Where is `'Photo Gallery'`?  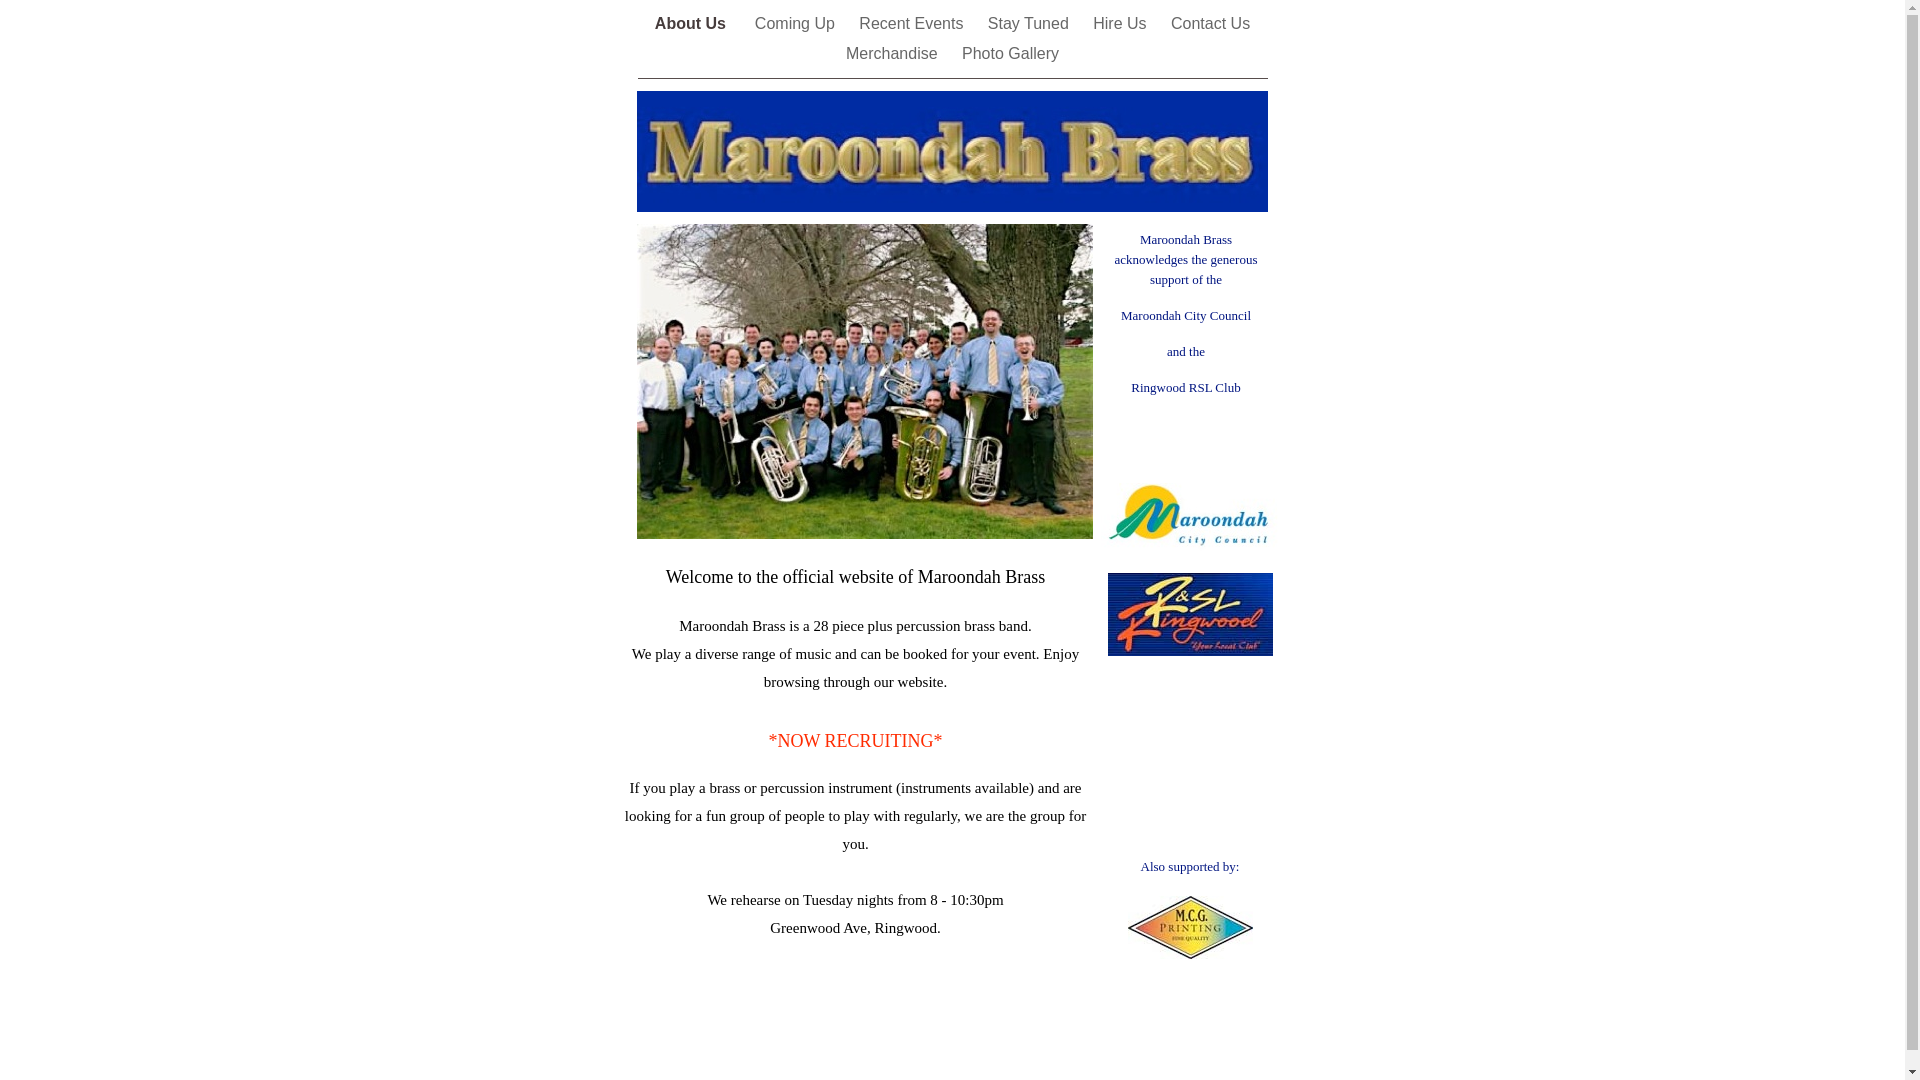
'Photo Gallery' is located at coordinates (1010, 52).